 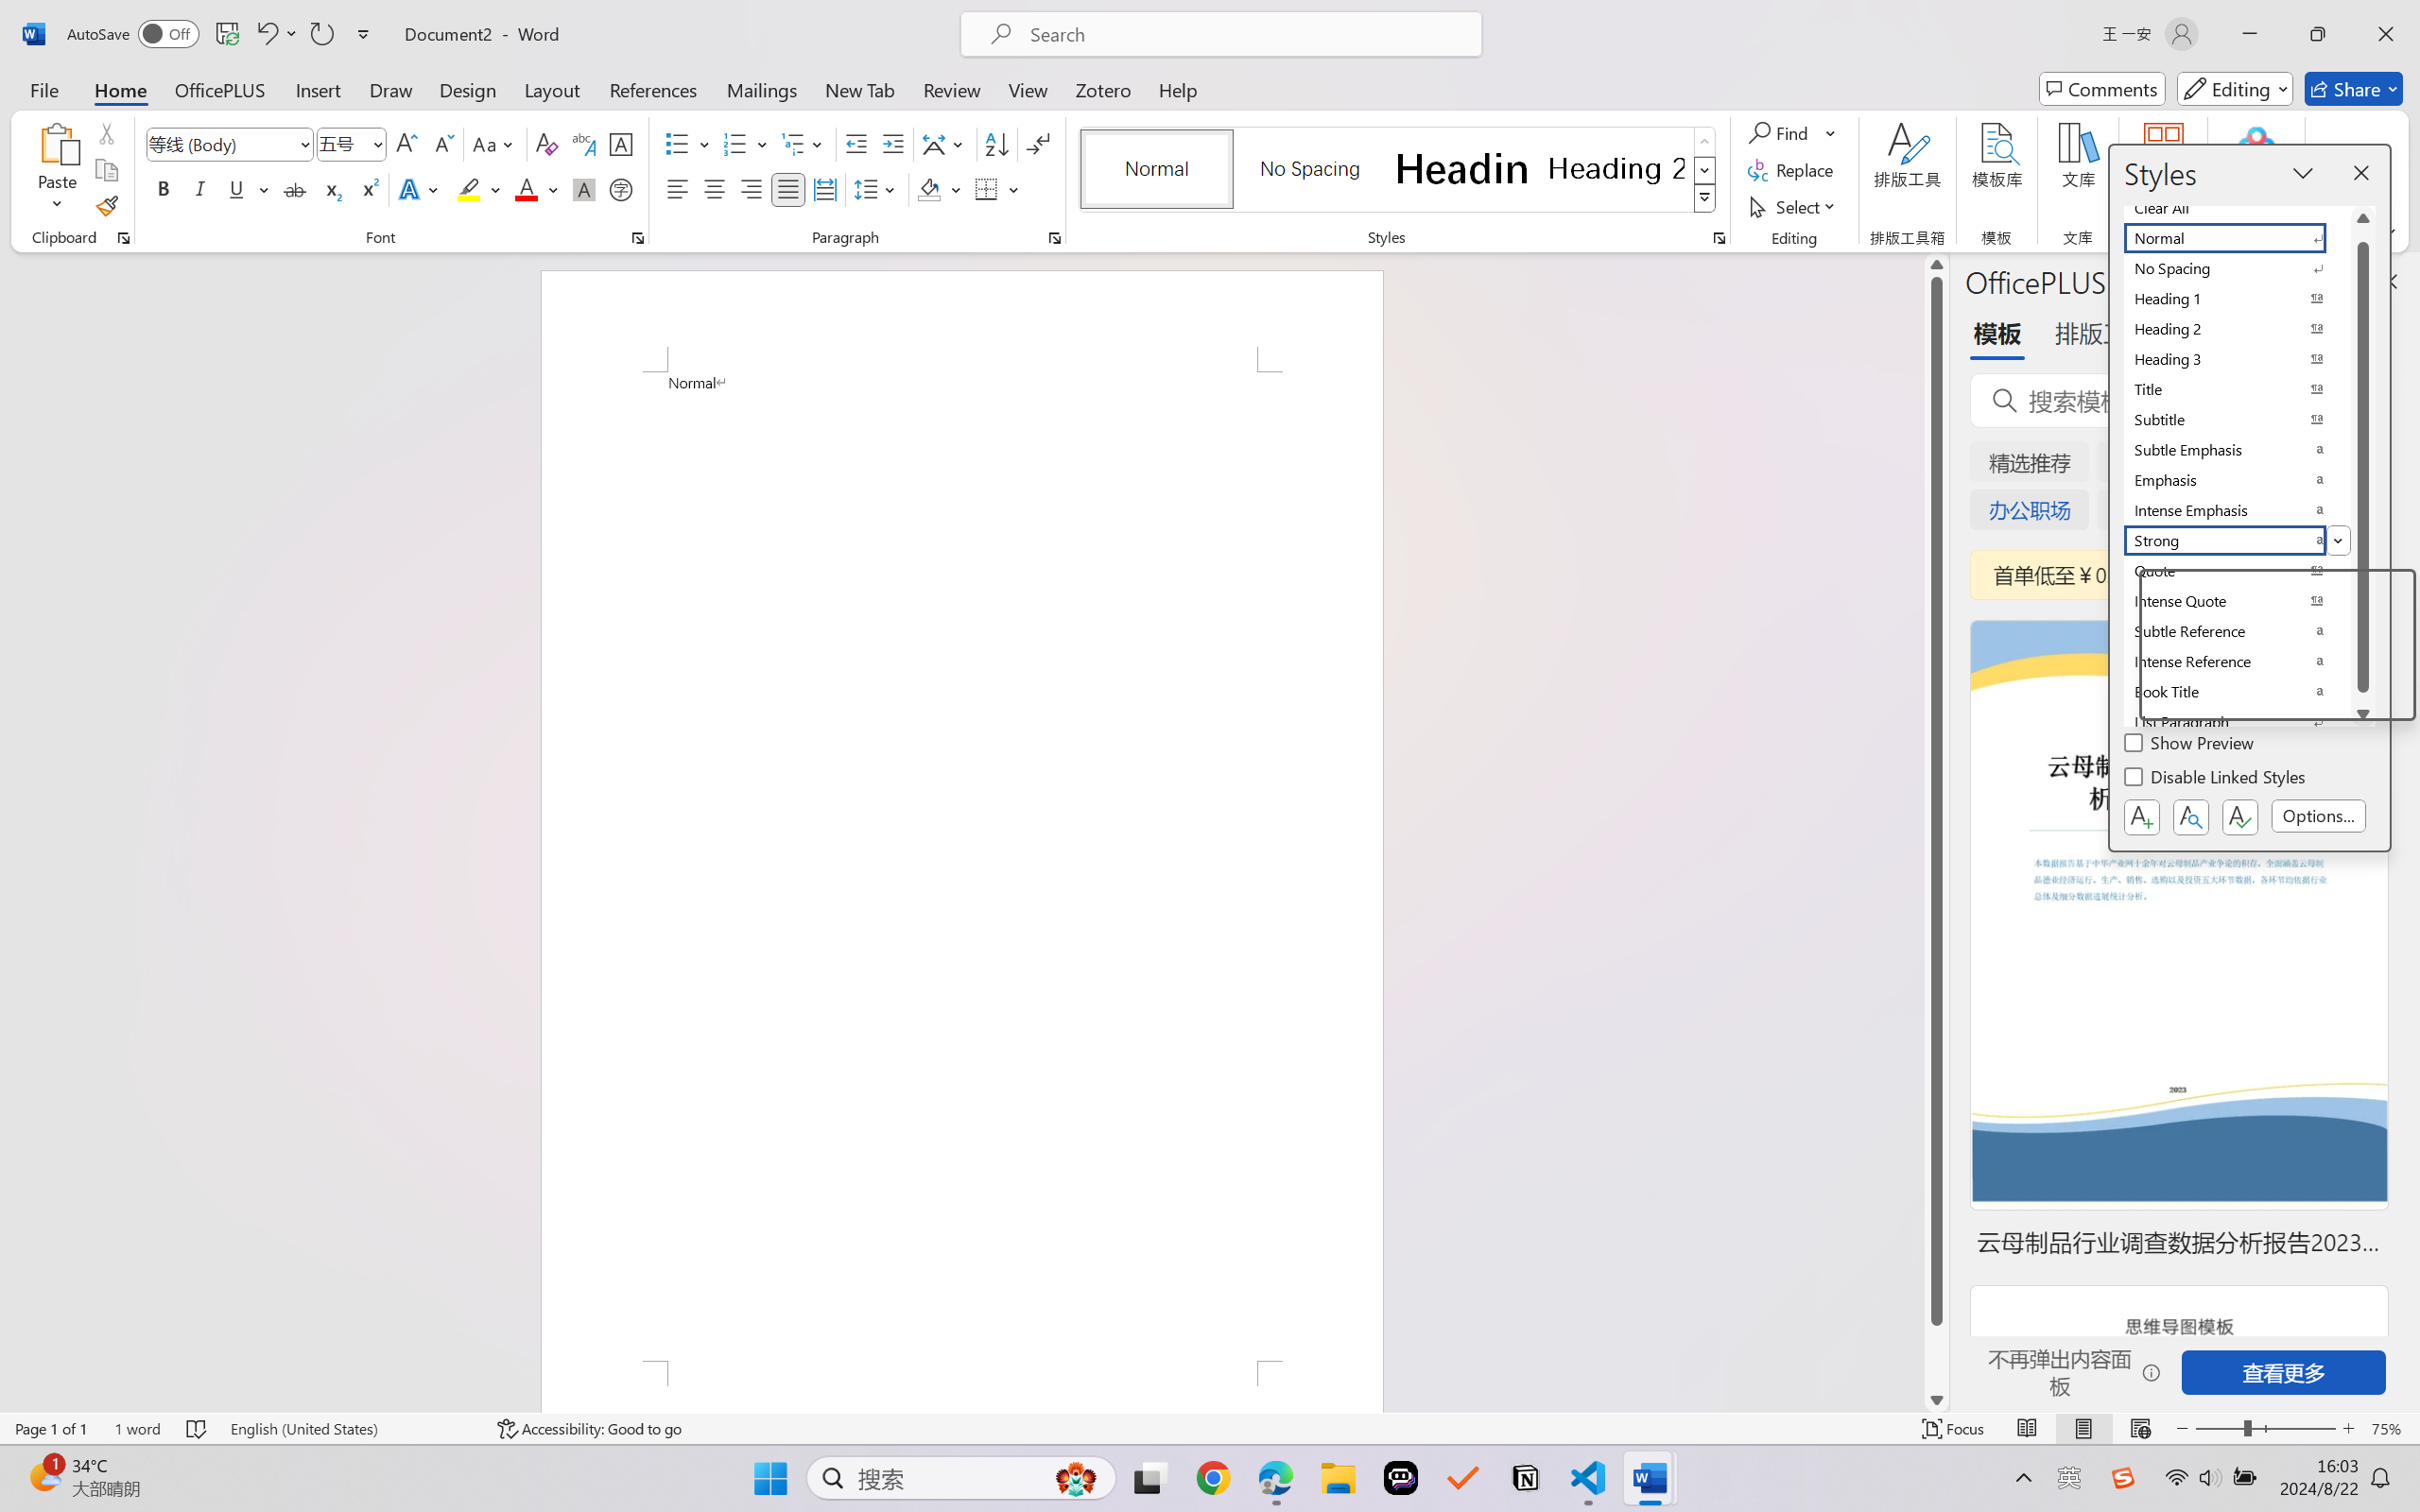 I want to click on 'Help', so click(x=1177, y=88).